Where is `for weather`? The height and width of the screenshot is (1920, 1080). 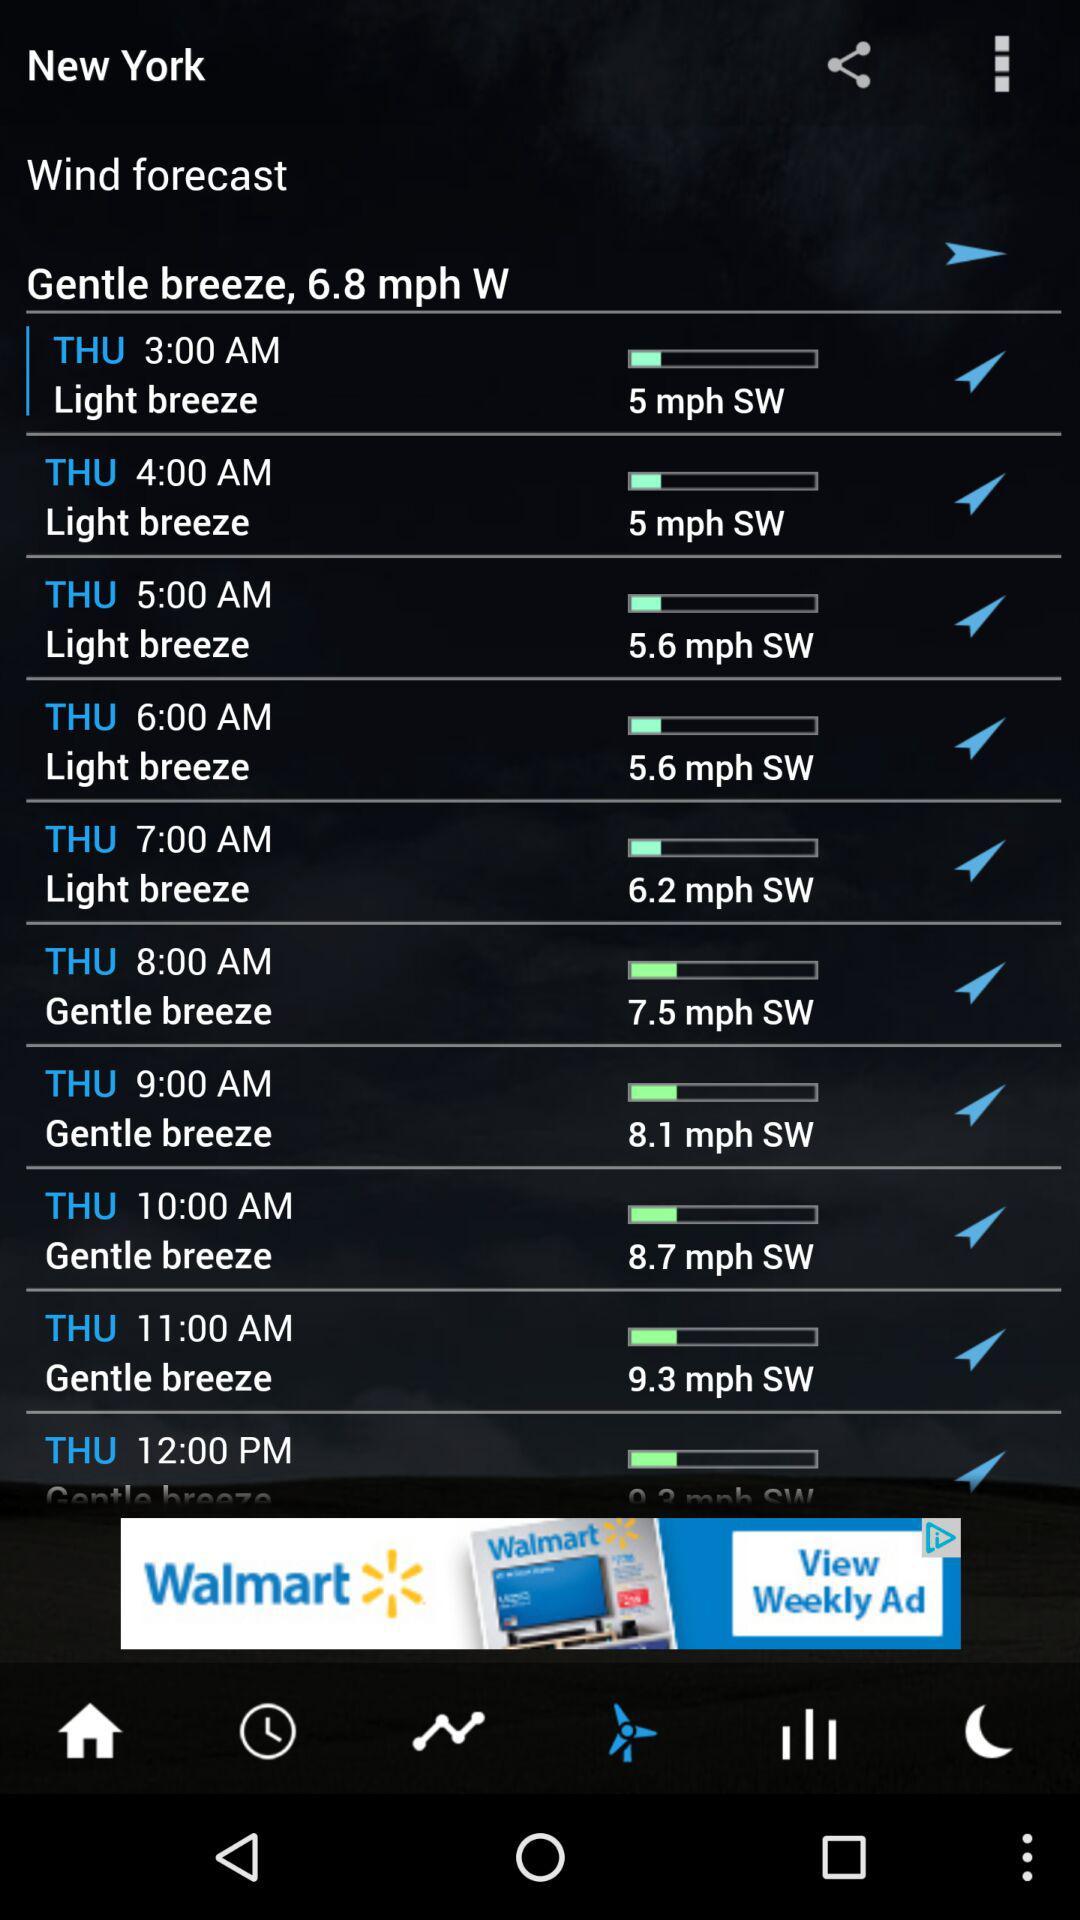
for weather is located at coordinates (990, 1728).